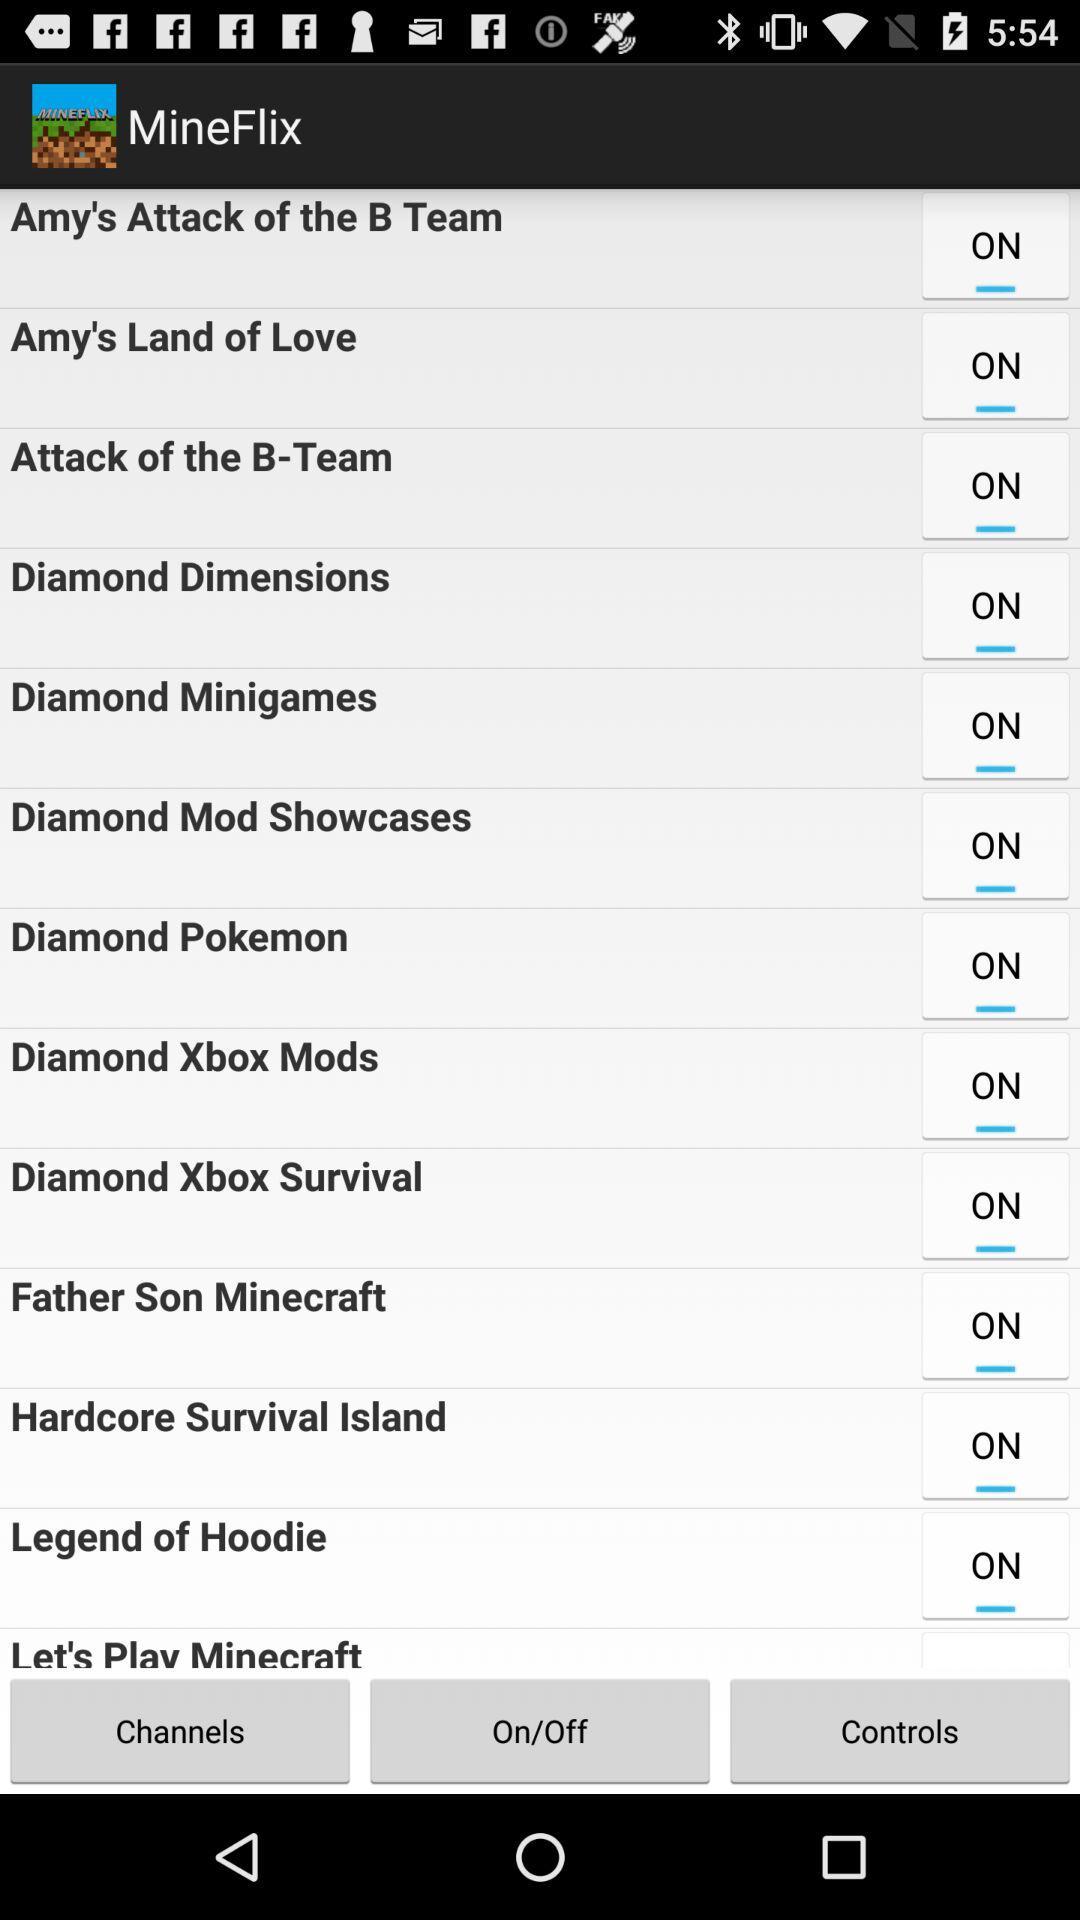 The image size is (1080, 1920). Describe the element at coordinates (188, 727) in the screenshot. I see `the item below the diamond dimensions` at that location.